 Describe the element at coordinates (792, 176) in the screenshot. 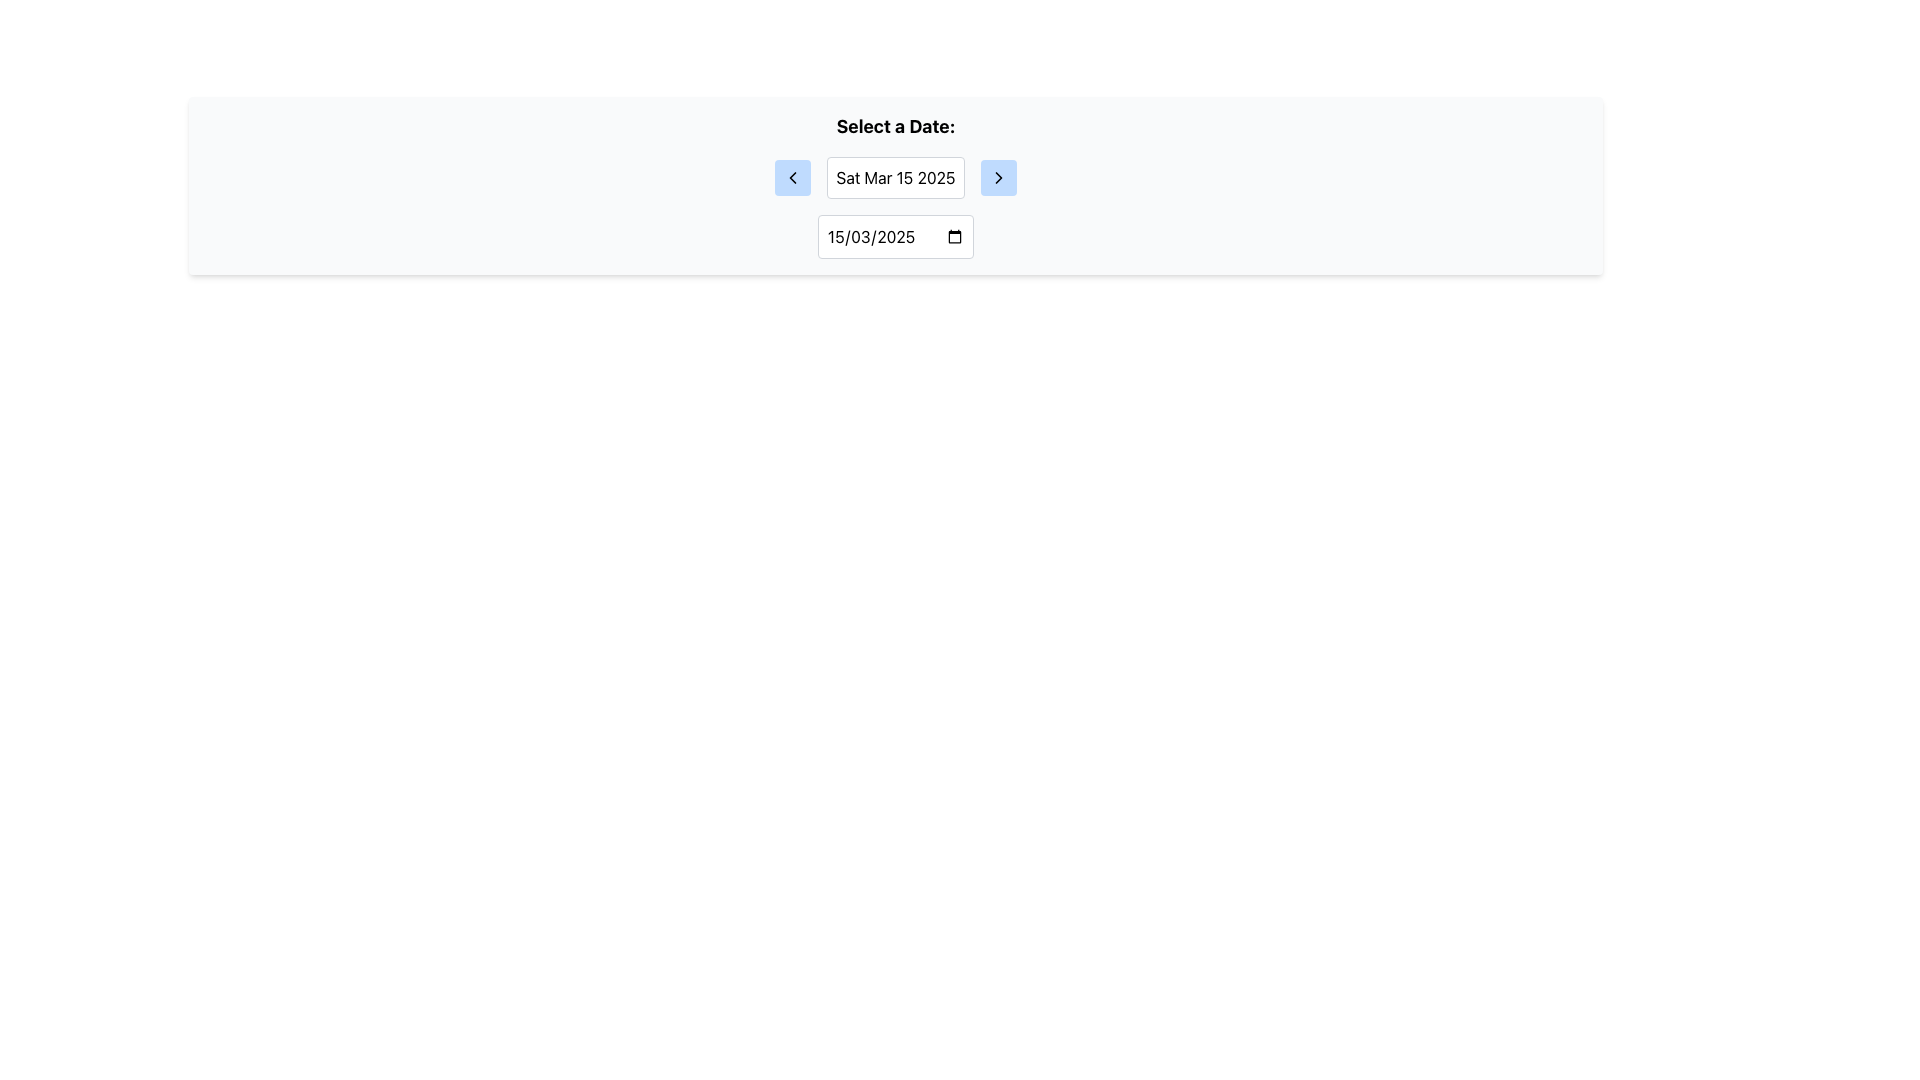

I see `the button located immediately to the left of the date text 'Sat Mar 15 2025'` at that location.